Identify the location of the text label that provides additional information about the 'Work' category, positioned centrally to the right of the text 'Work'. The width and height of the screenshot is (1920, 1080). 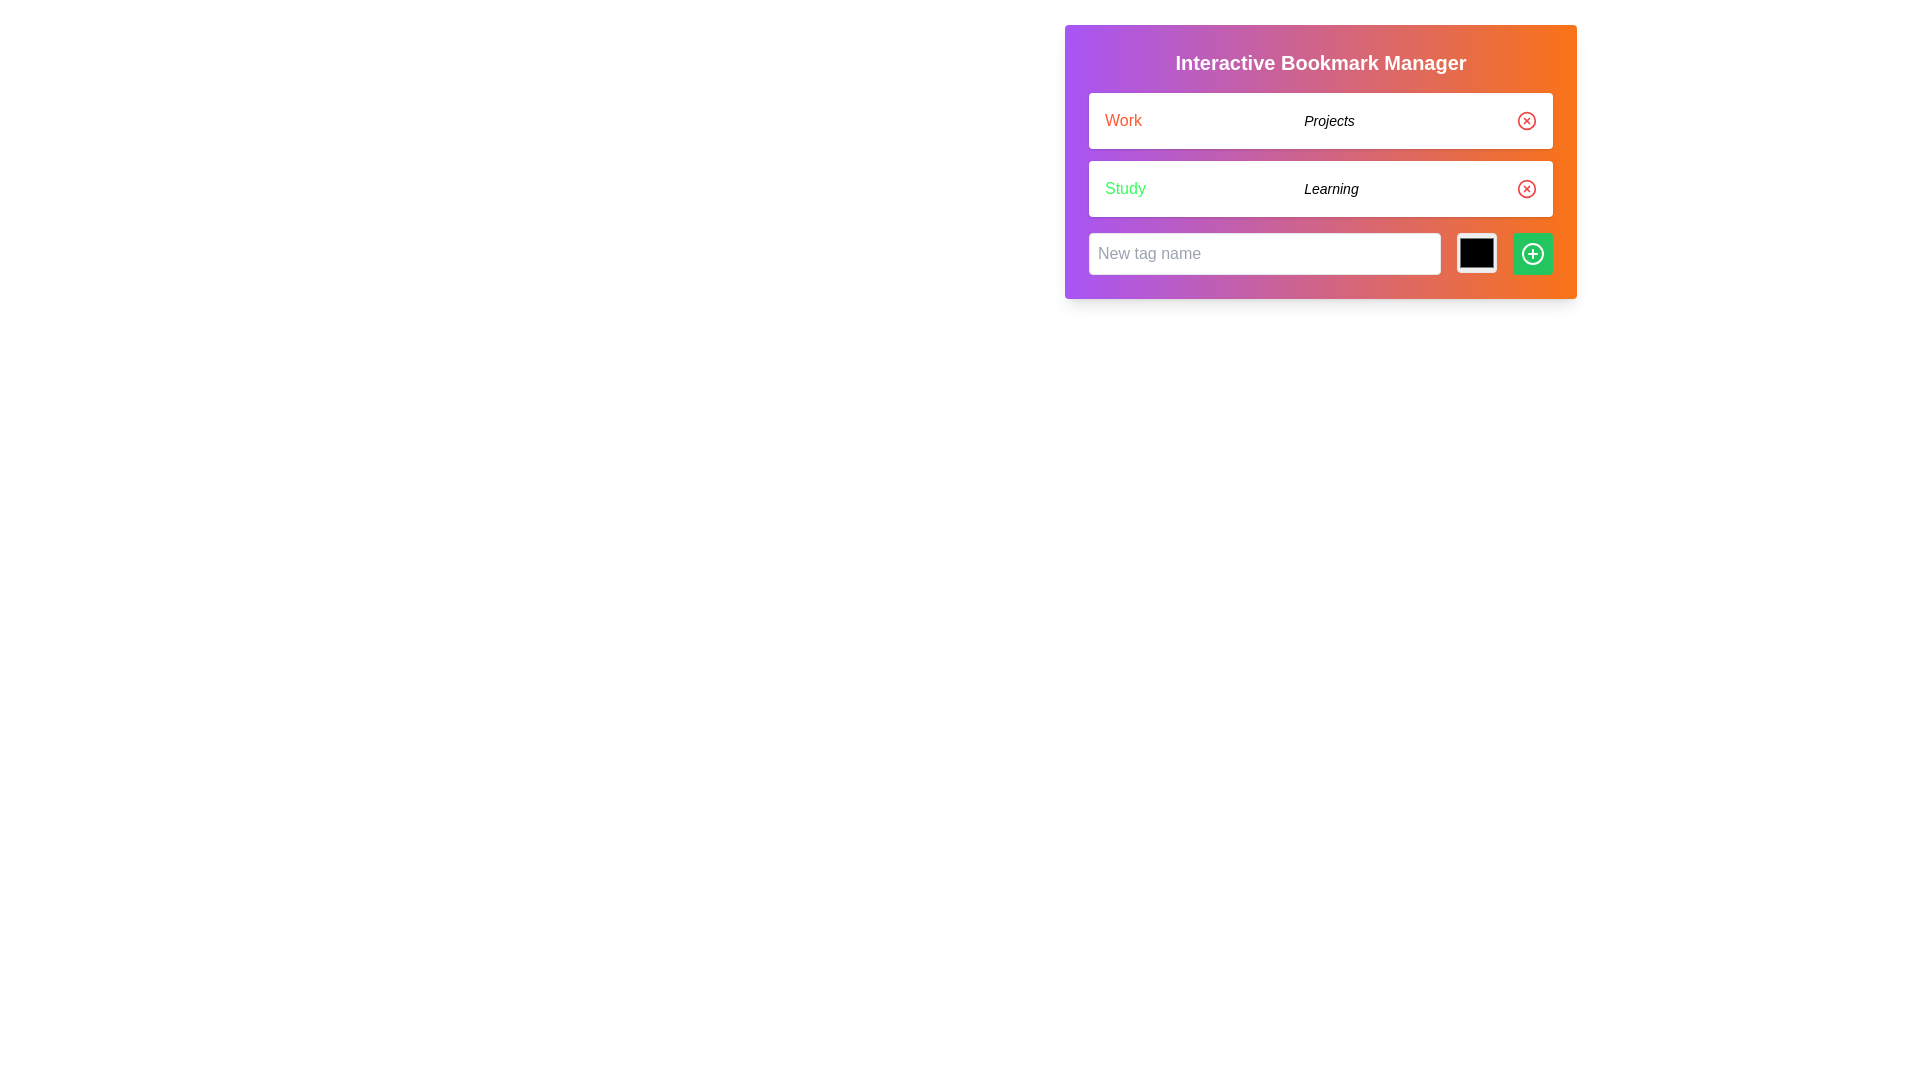
(1329, 120).